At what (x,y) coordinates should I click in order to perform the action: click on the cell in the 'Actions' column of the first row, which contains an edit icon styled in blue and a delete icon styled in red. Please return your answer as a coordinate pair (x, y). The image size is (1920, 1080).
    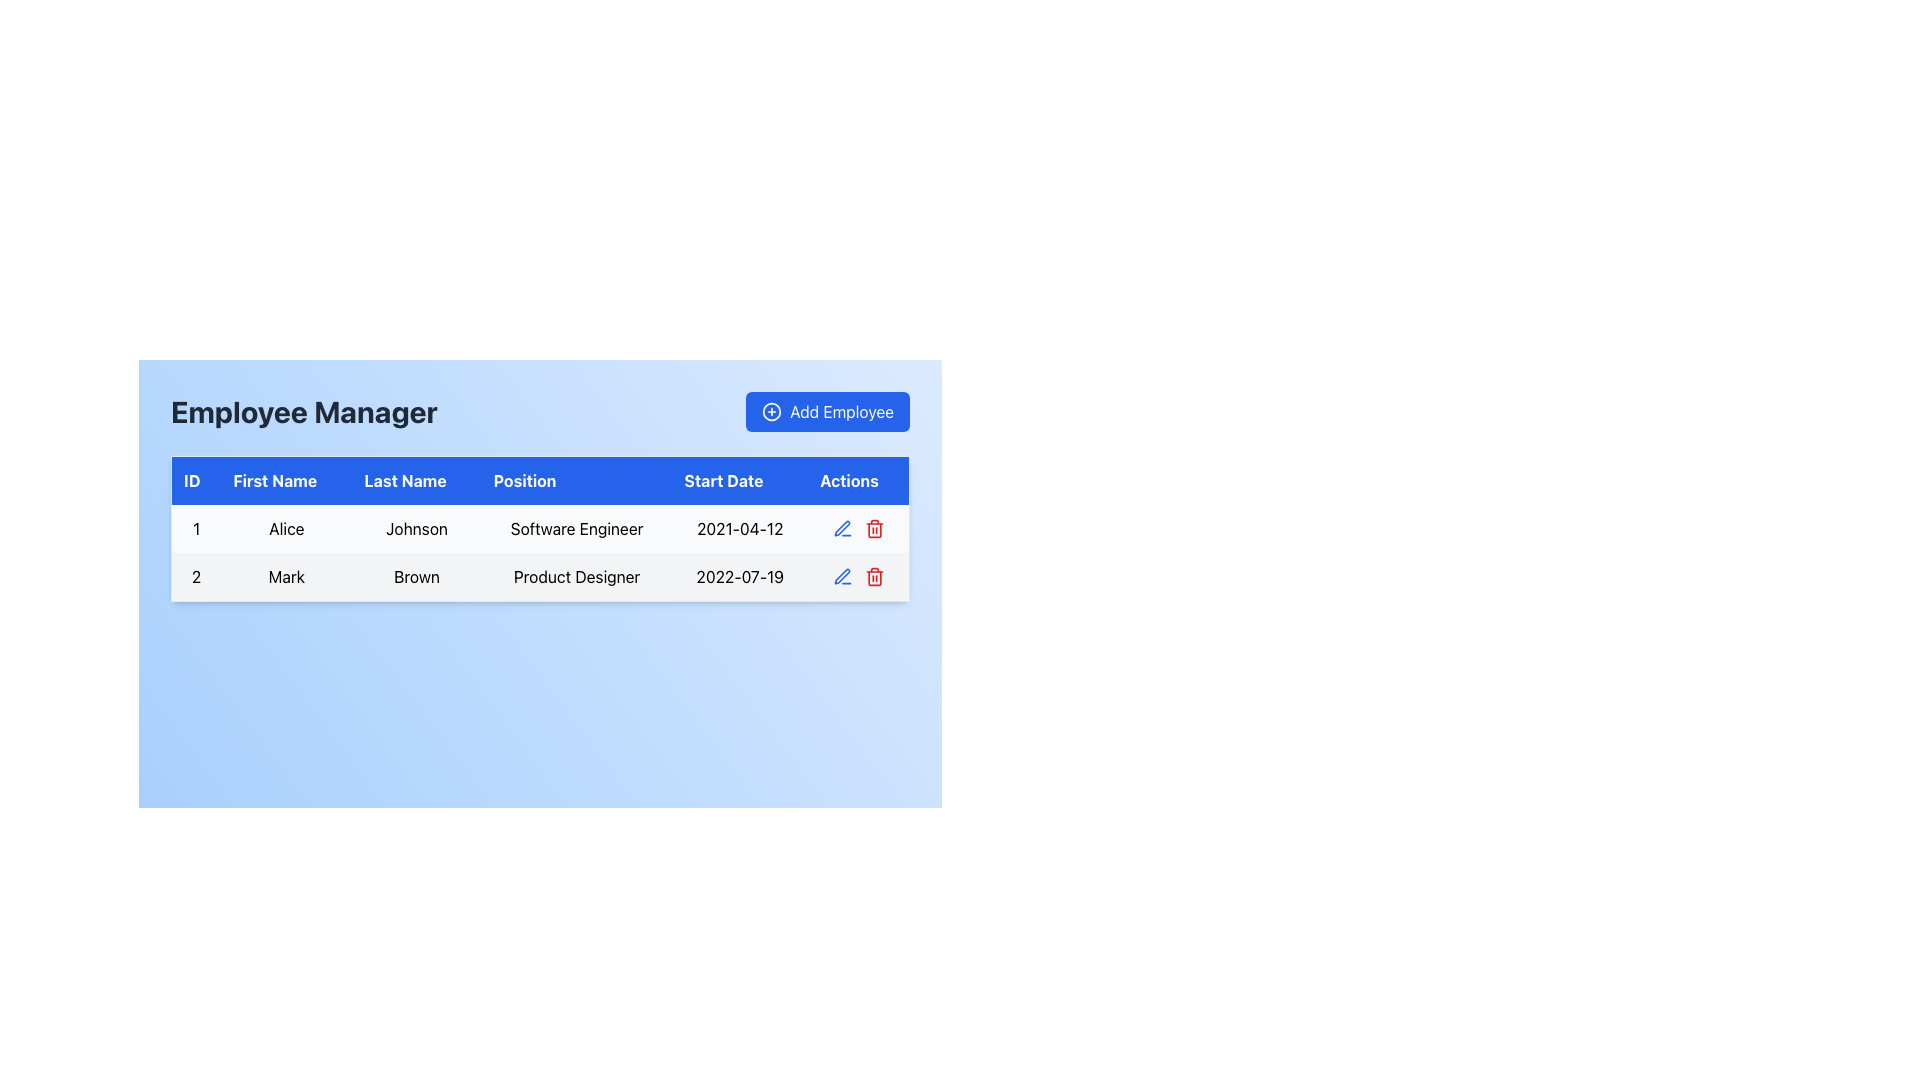
    Looking at the image, I should click on (858, 527).